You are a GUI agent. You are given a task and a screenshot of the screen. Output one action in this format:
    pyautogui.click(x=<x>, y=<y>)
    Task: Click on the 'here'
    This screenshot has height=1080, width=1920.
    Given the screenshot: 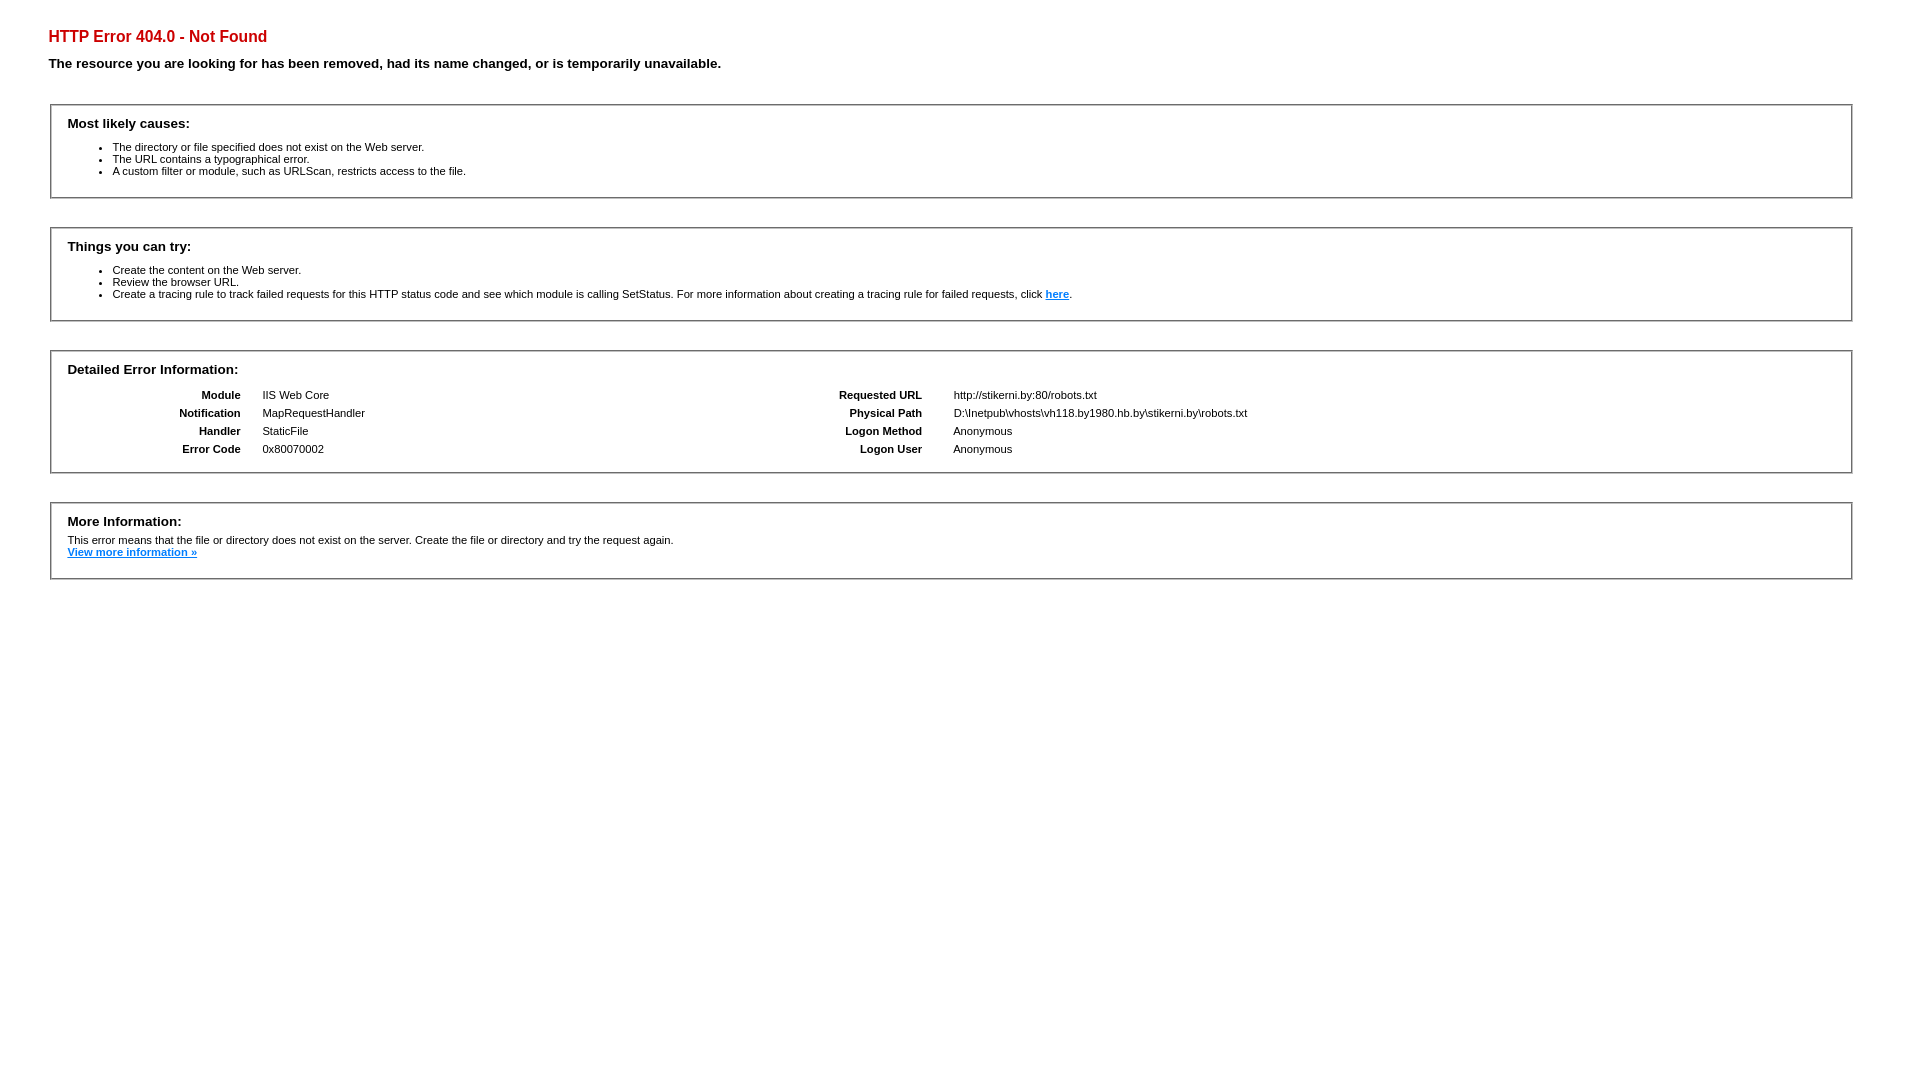 What is the action you would take?
    pyautogui.click(x=1056, y=293)
    